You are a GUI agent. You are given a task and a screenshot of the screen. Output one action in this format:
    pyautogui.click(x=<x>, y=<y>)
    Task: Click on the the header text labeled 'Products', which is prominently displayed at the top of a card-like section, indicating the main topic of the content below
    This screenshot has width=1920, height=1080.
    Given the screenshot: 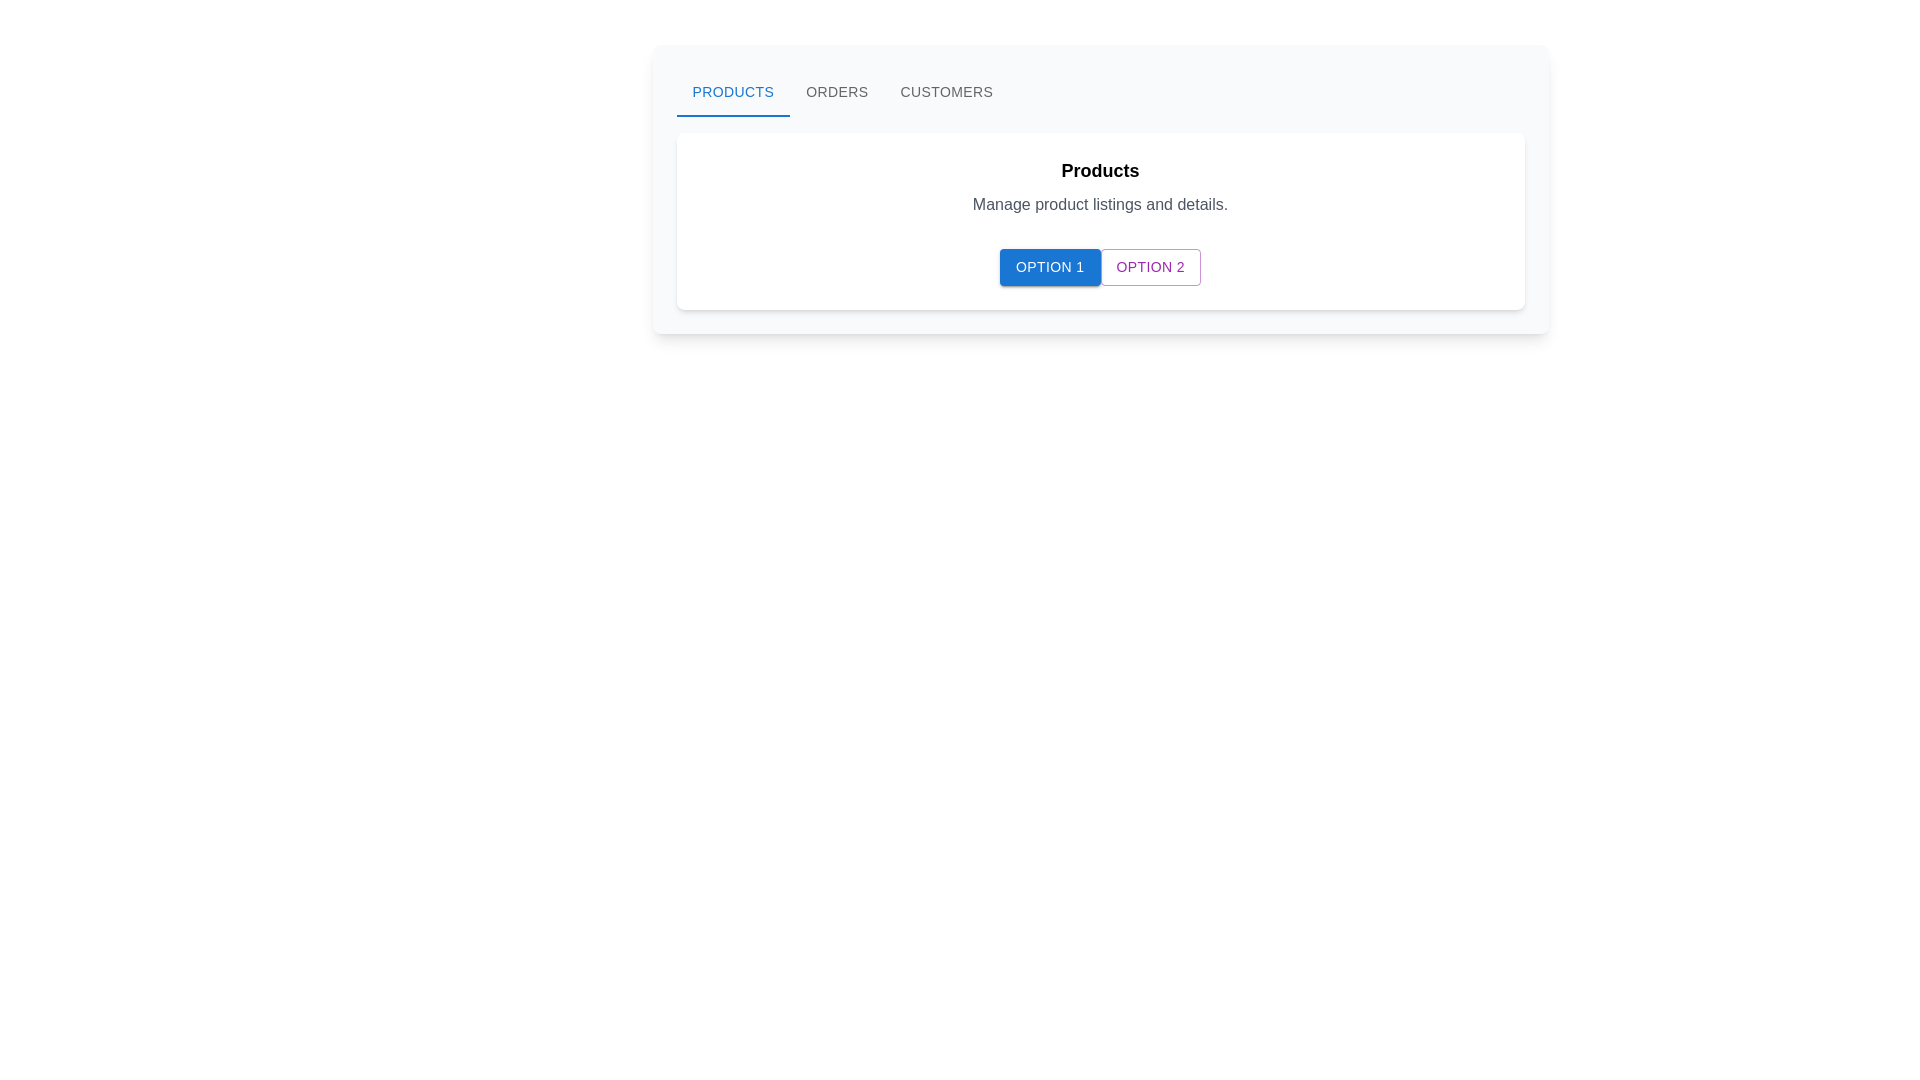 What is the action you would take?
    pyautogui.click(x=1099, y=169)
    